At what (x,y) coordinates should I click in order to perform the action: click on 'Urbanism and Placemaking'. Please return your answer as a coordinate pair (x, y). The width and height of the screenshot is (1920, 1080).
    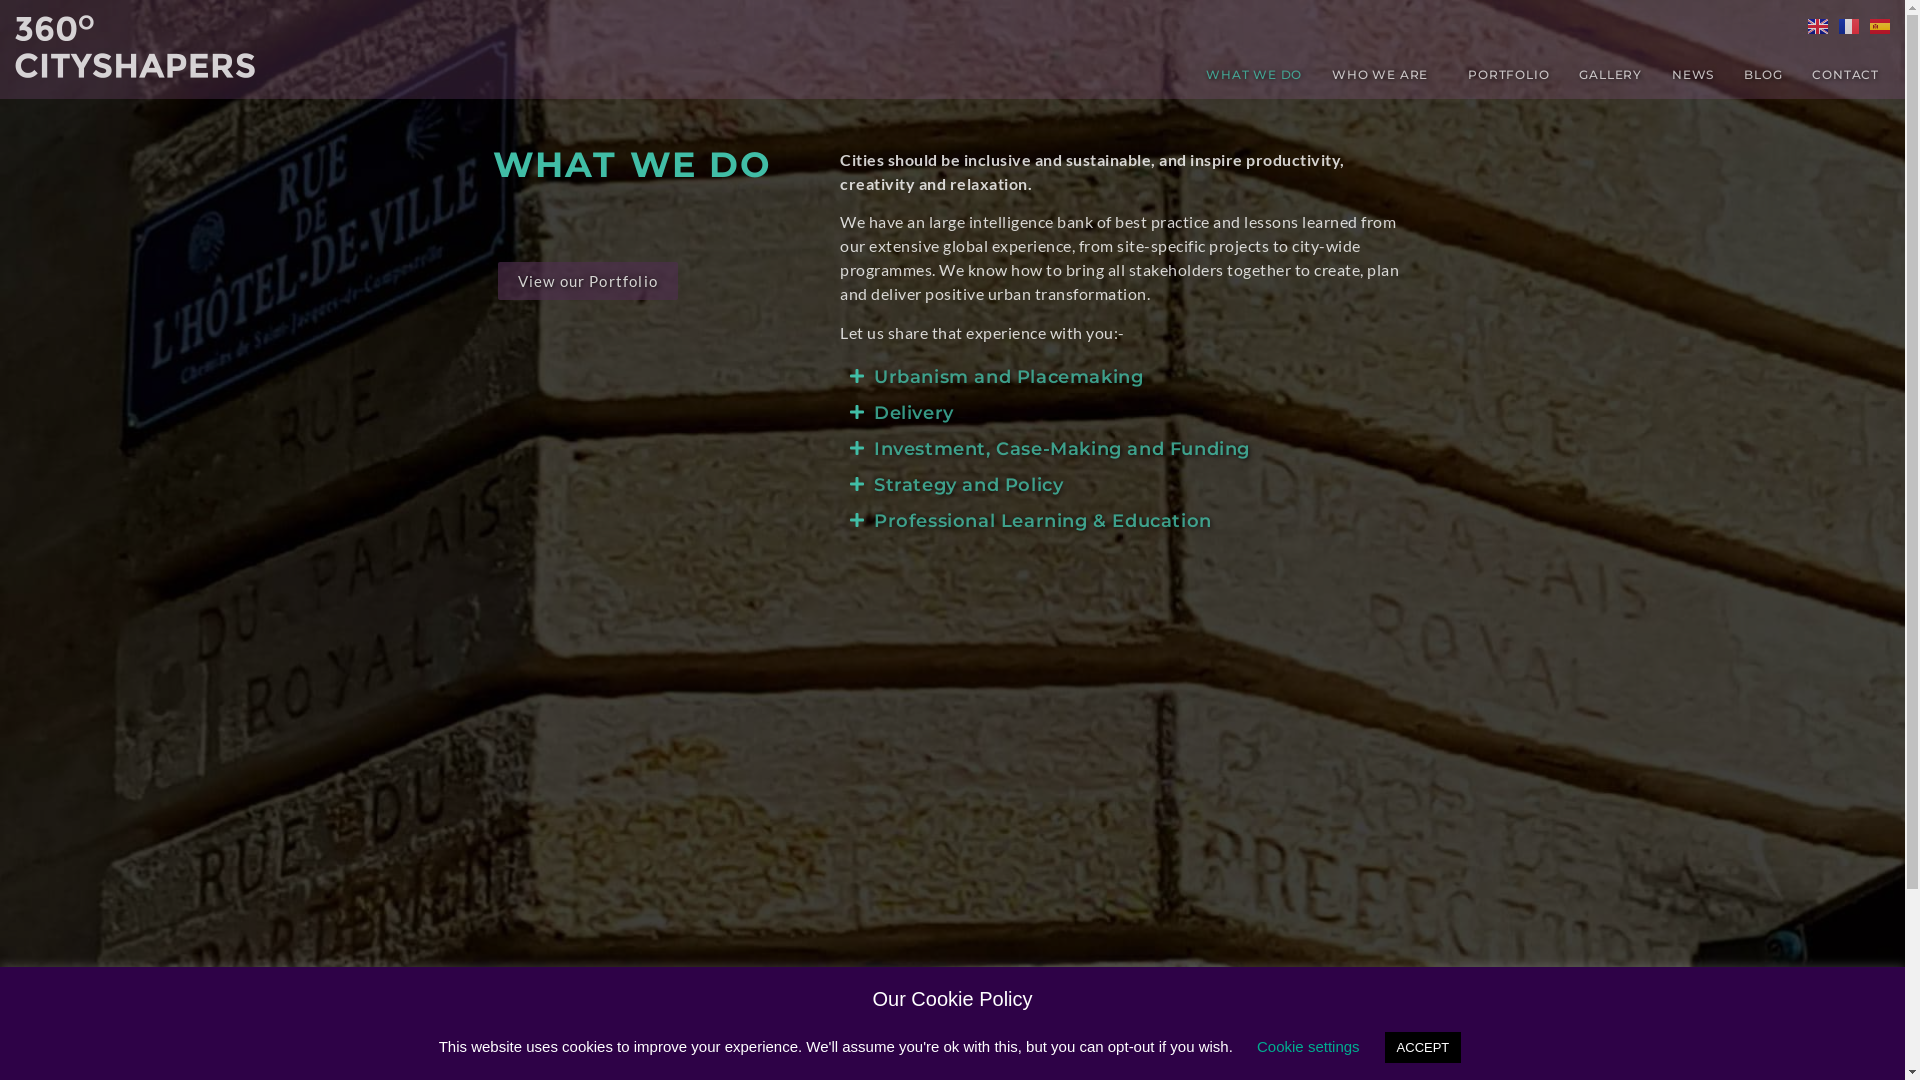
    Looking at the image, I should click on (1008, 377).